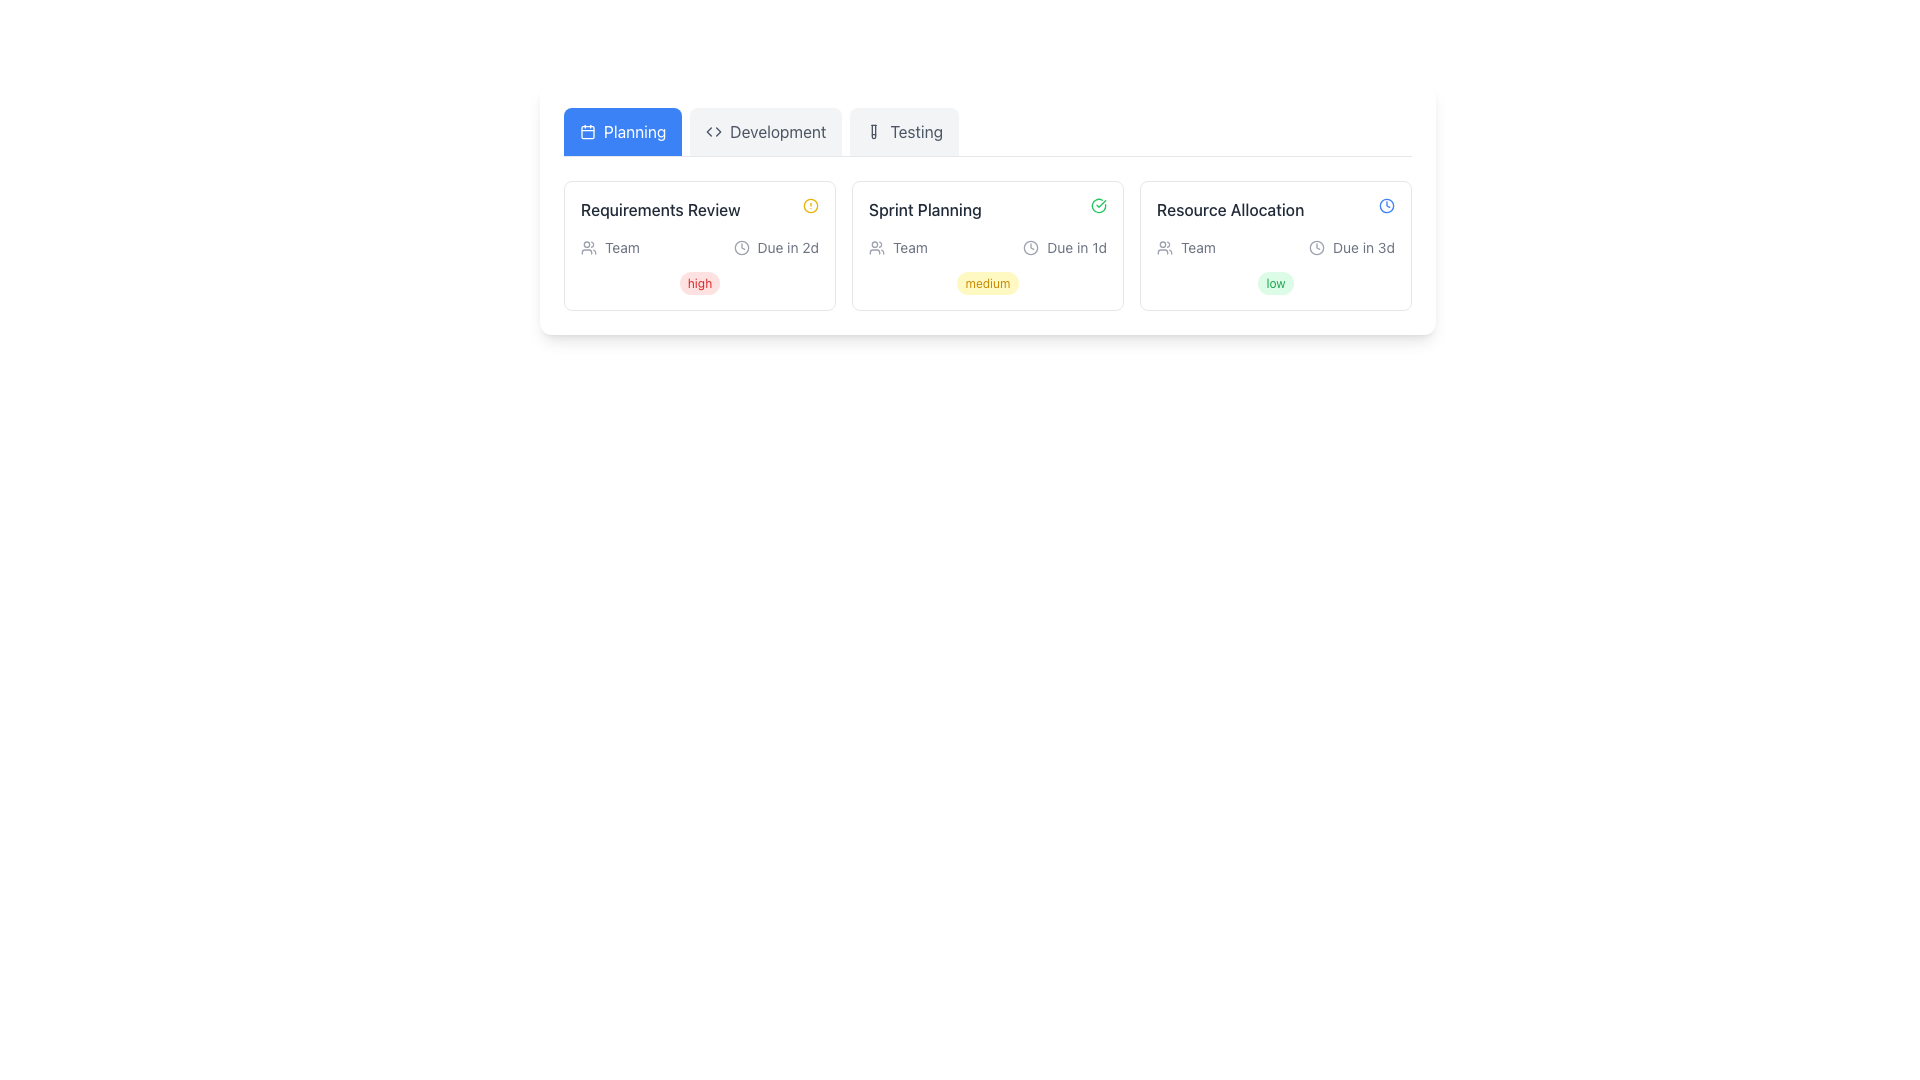 Image resolution: width=1920 pixels, height=1080 pixels. I want to click on the badge labeled 'medium' with a yellow background, which is centrally aligned within the 'Sprint Planning' card, so click(988, 281).